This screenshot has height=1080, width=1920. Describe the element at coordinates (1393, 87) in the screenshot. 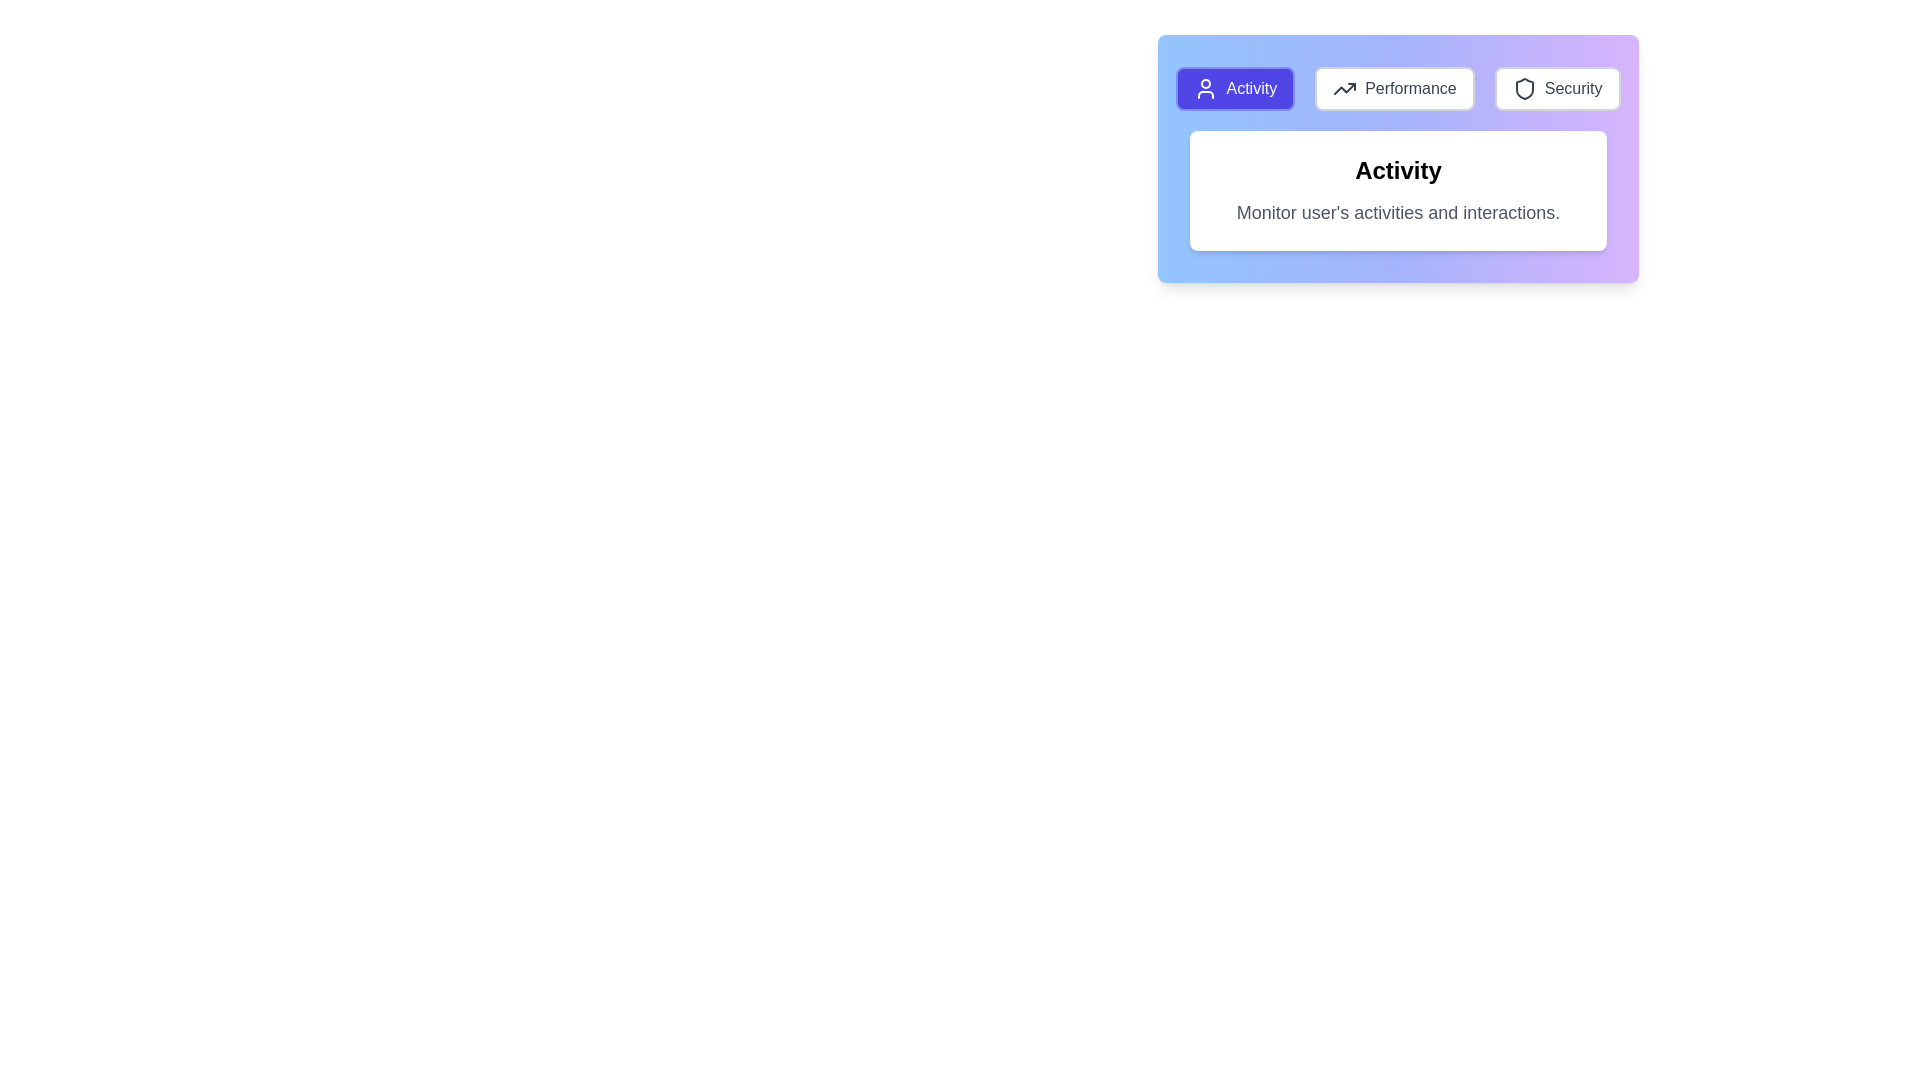

I see `the 'Performance' button, which is the second button in a series of three at the top of the interface` at that location.